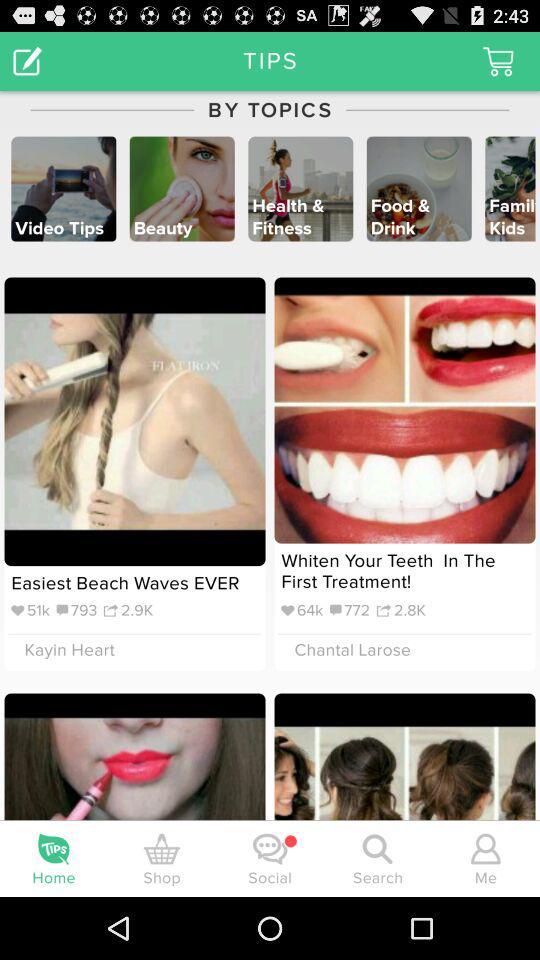  Describe the element at coordinates (26, 59) in the screenshot. I see `write post button` at that location.